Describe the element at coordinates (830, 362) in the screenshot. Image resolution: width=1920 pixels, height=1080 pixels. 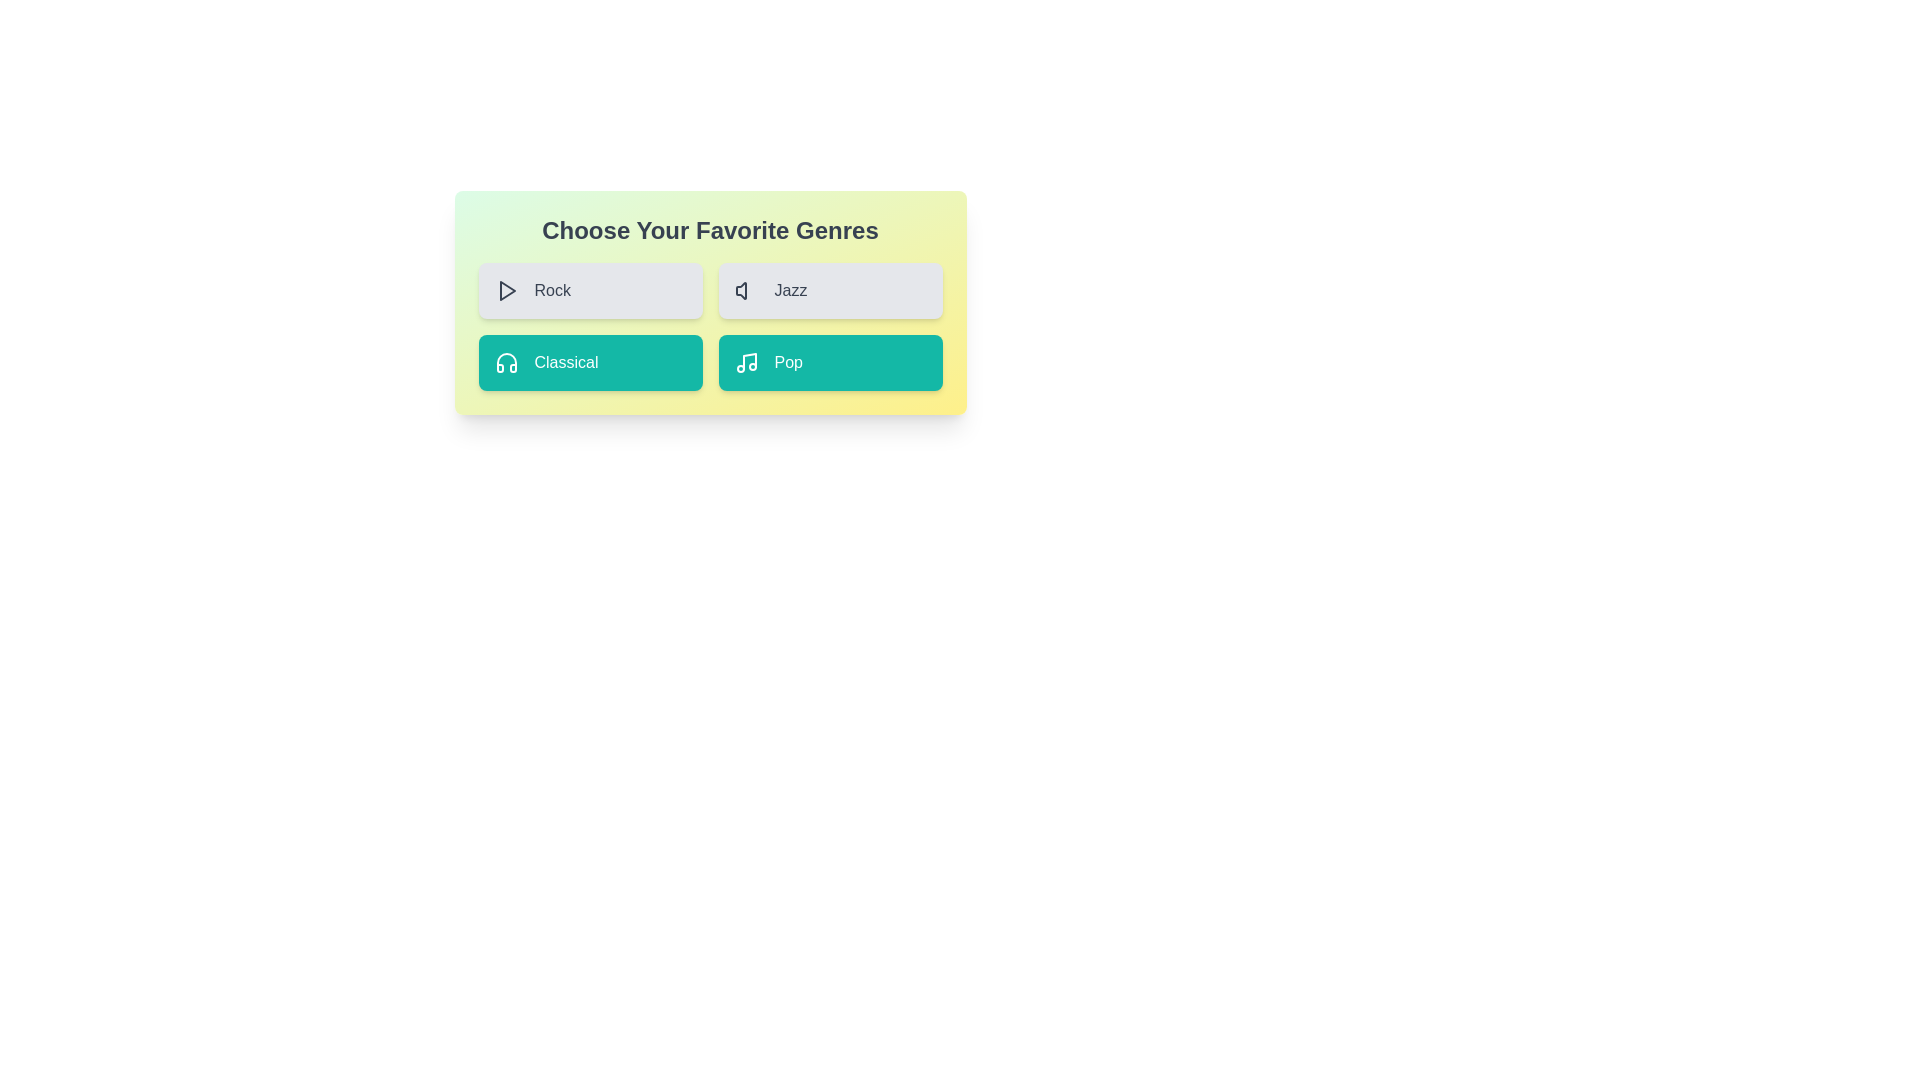
I see `the genre button labeled Pop` at that location.